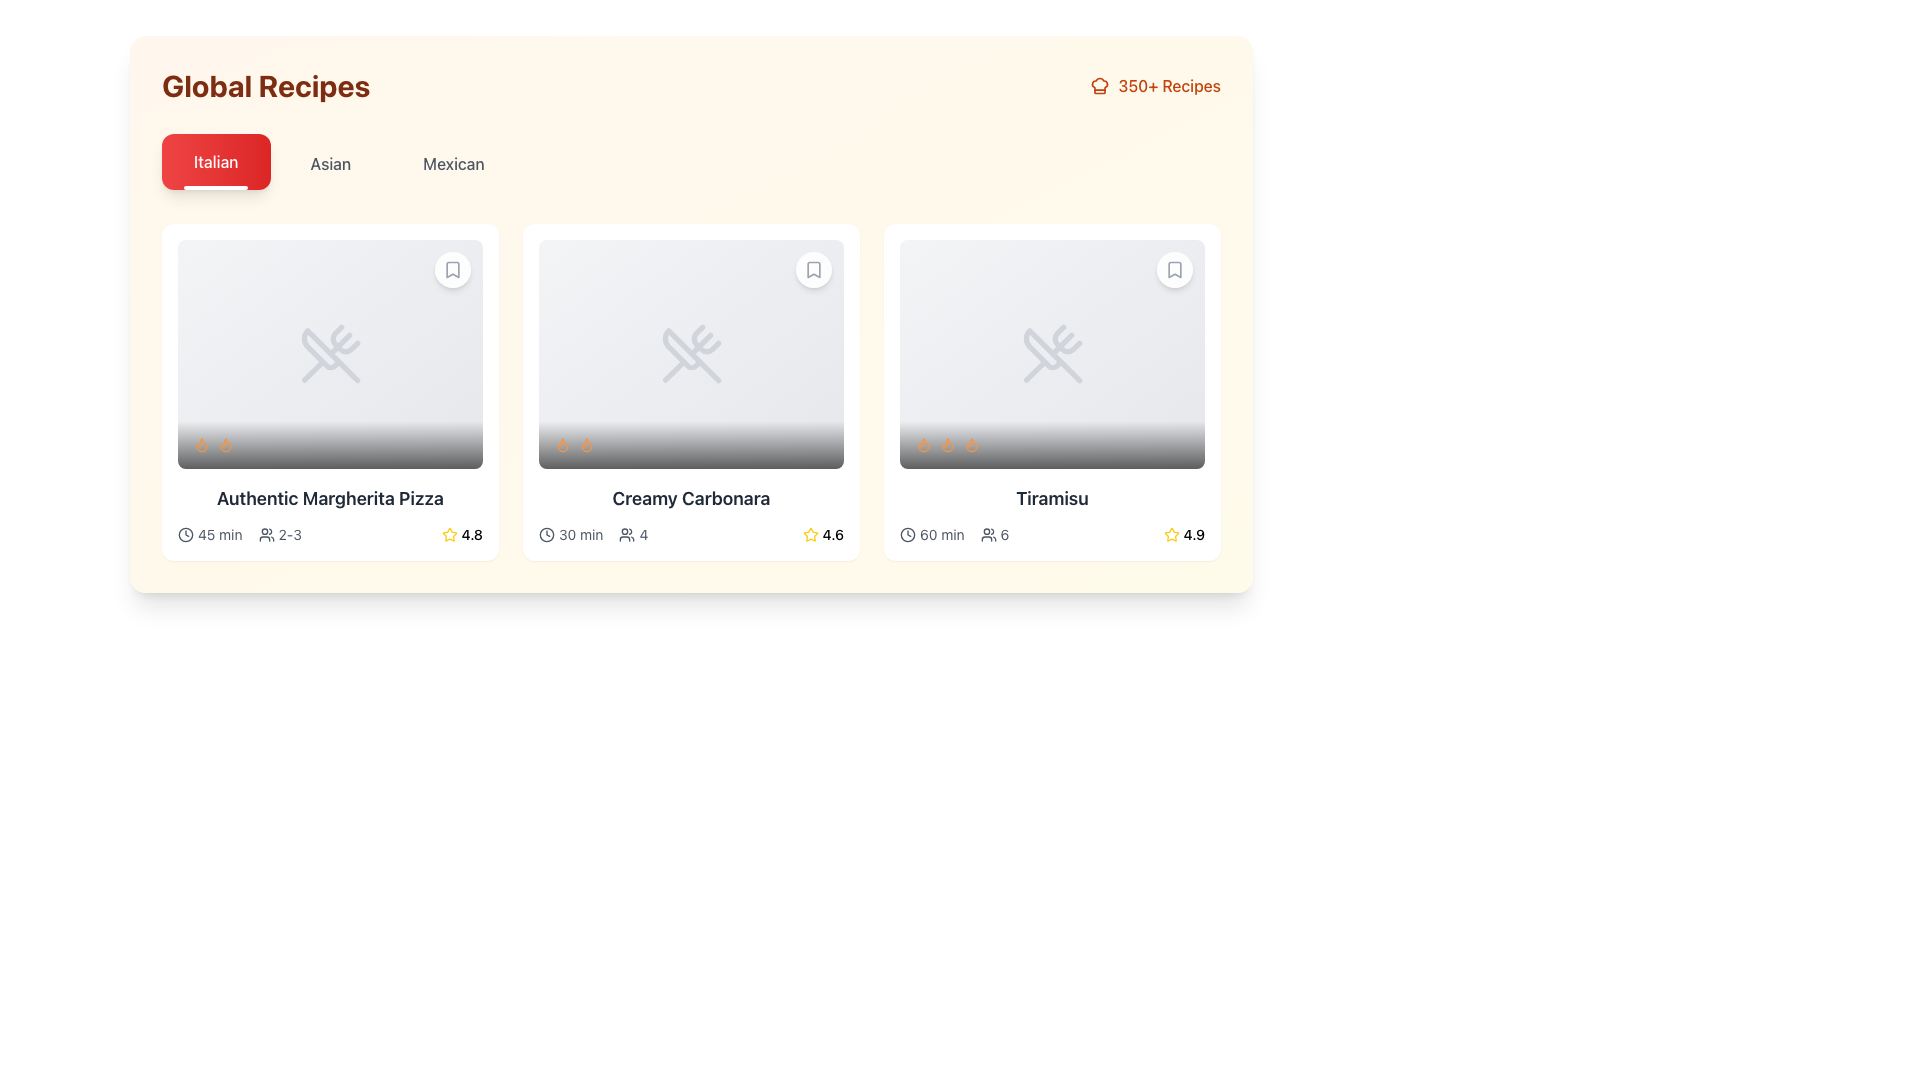 This screenshot has width=1920, height=1080. What do you see at coordinates (691, 443) in the screenshot?
I see `the content of the flame icon group located at the bottom of the middle recipe card, which is visually represented by vibrant orange flame icons aligned side-by-side` at bounding box center [691, 443].